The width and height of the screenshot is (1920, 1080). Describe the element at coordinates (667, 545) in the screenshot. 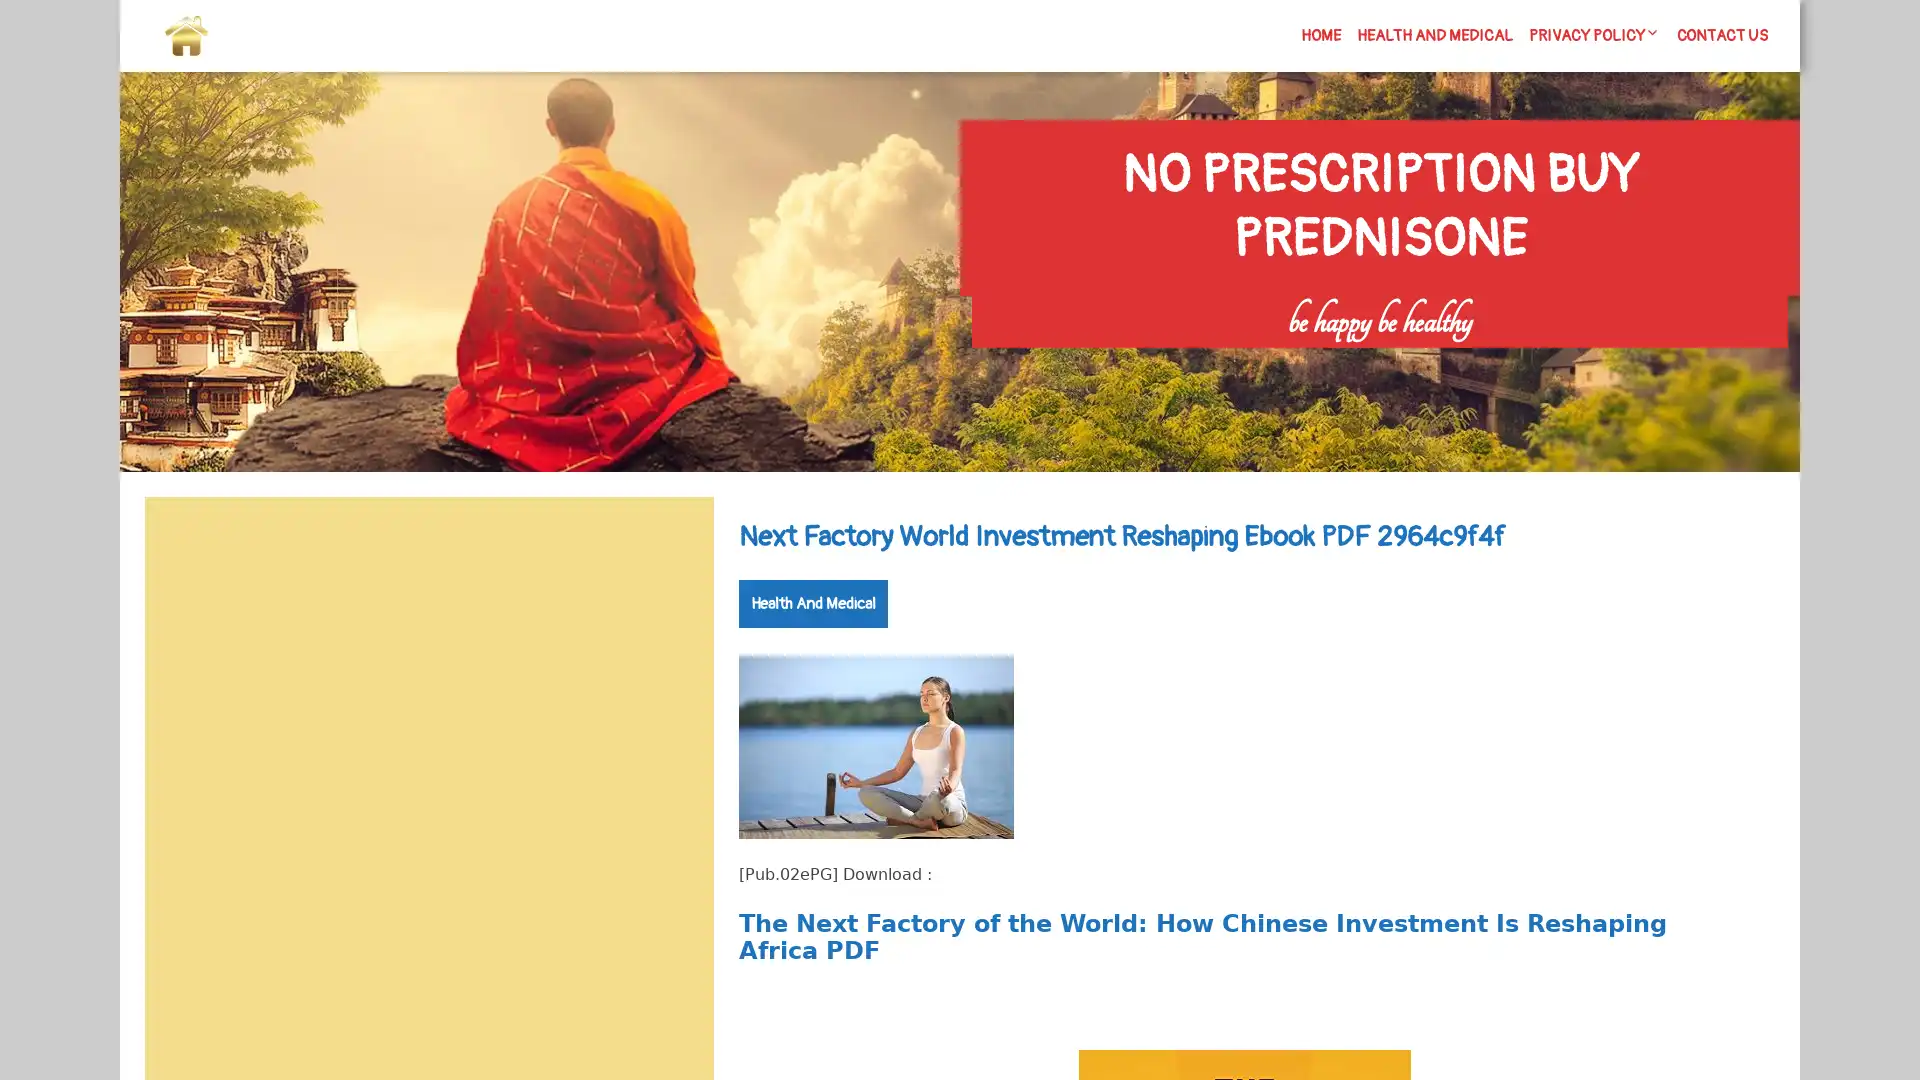

I see `Search` at that location.